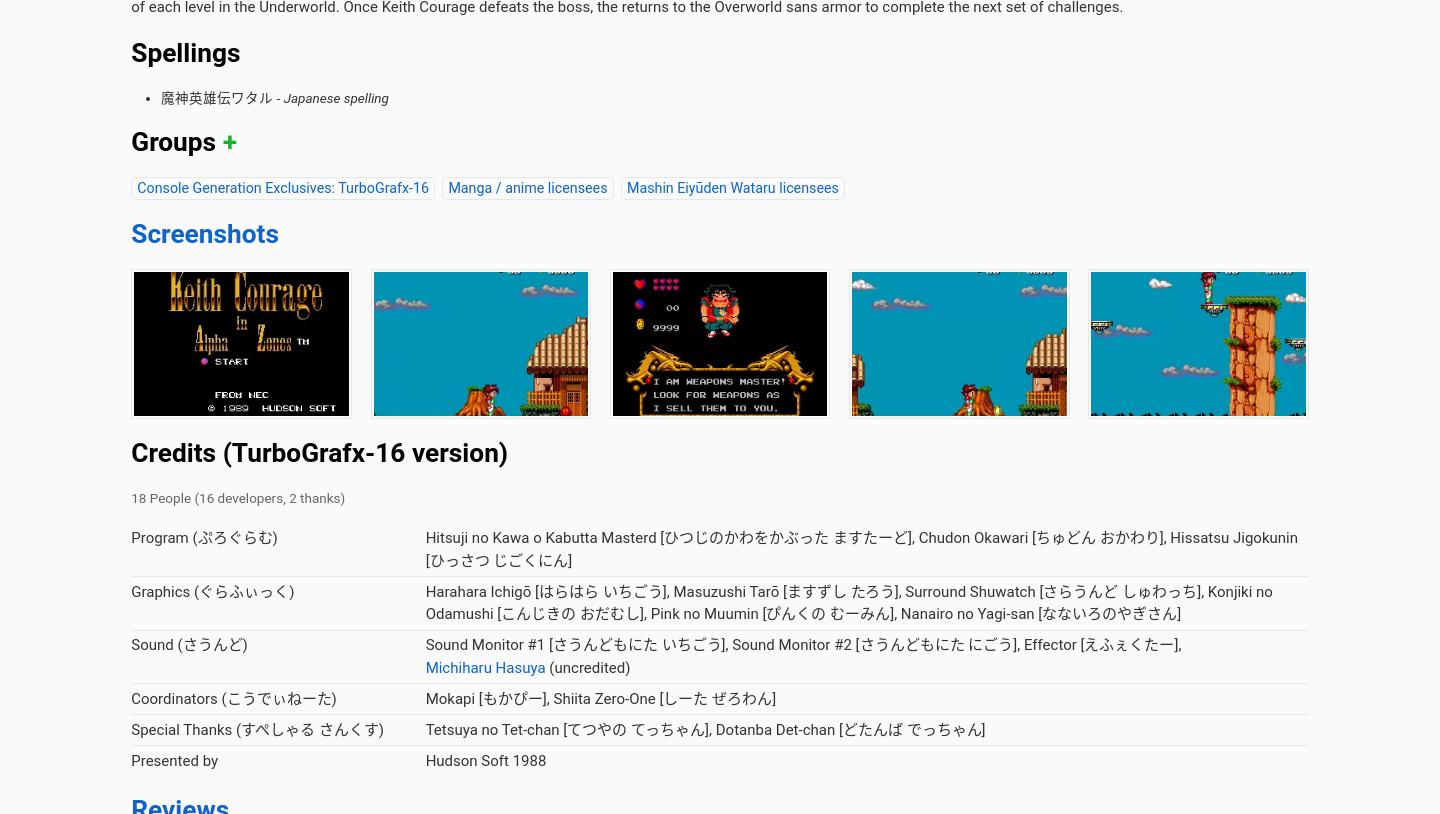 The height and width of the screenshot is (814, 1440). I want to click on 'Are you familiar with this game? Help document and preserve this entry in video game history!', so click(130, 107).